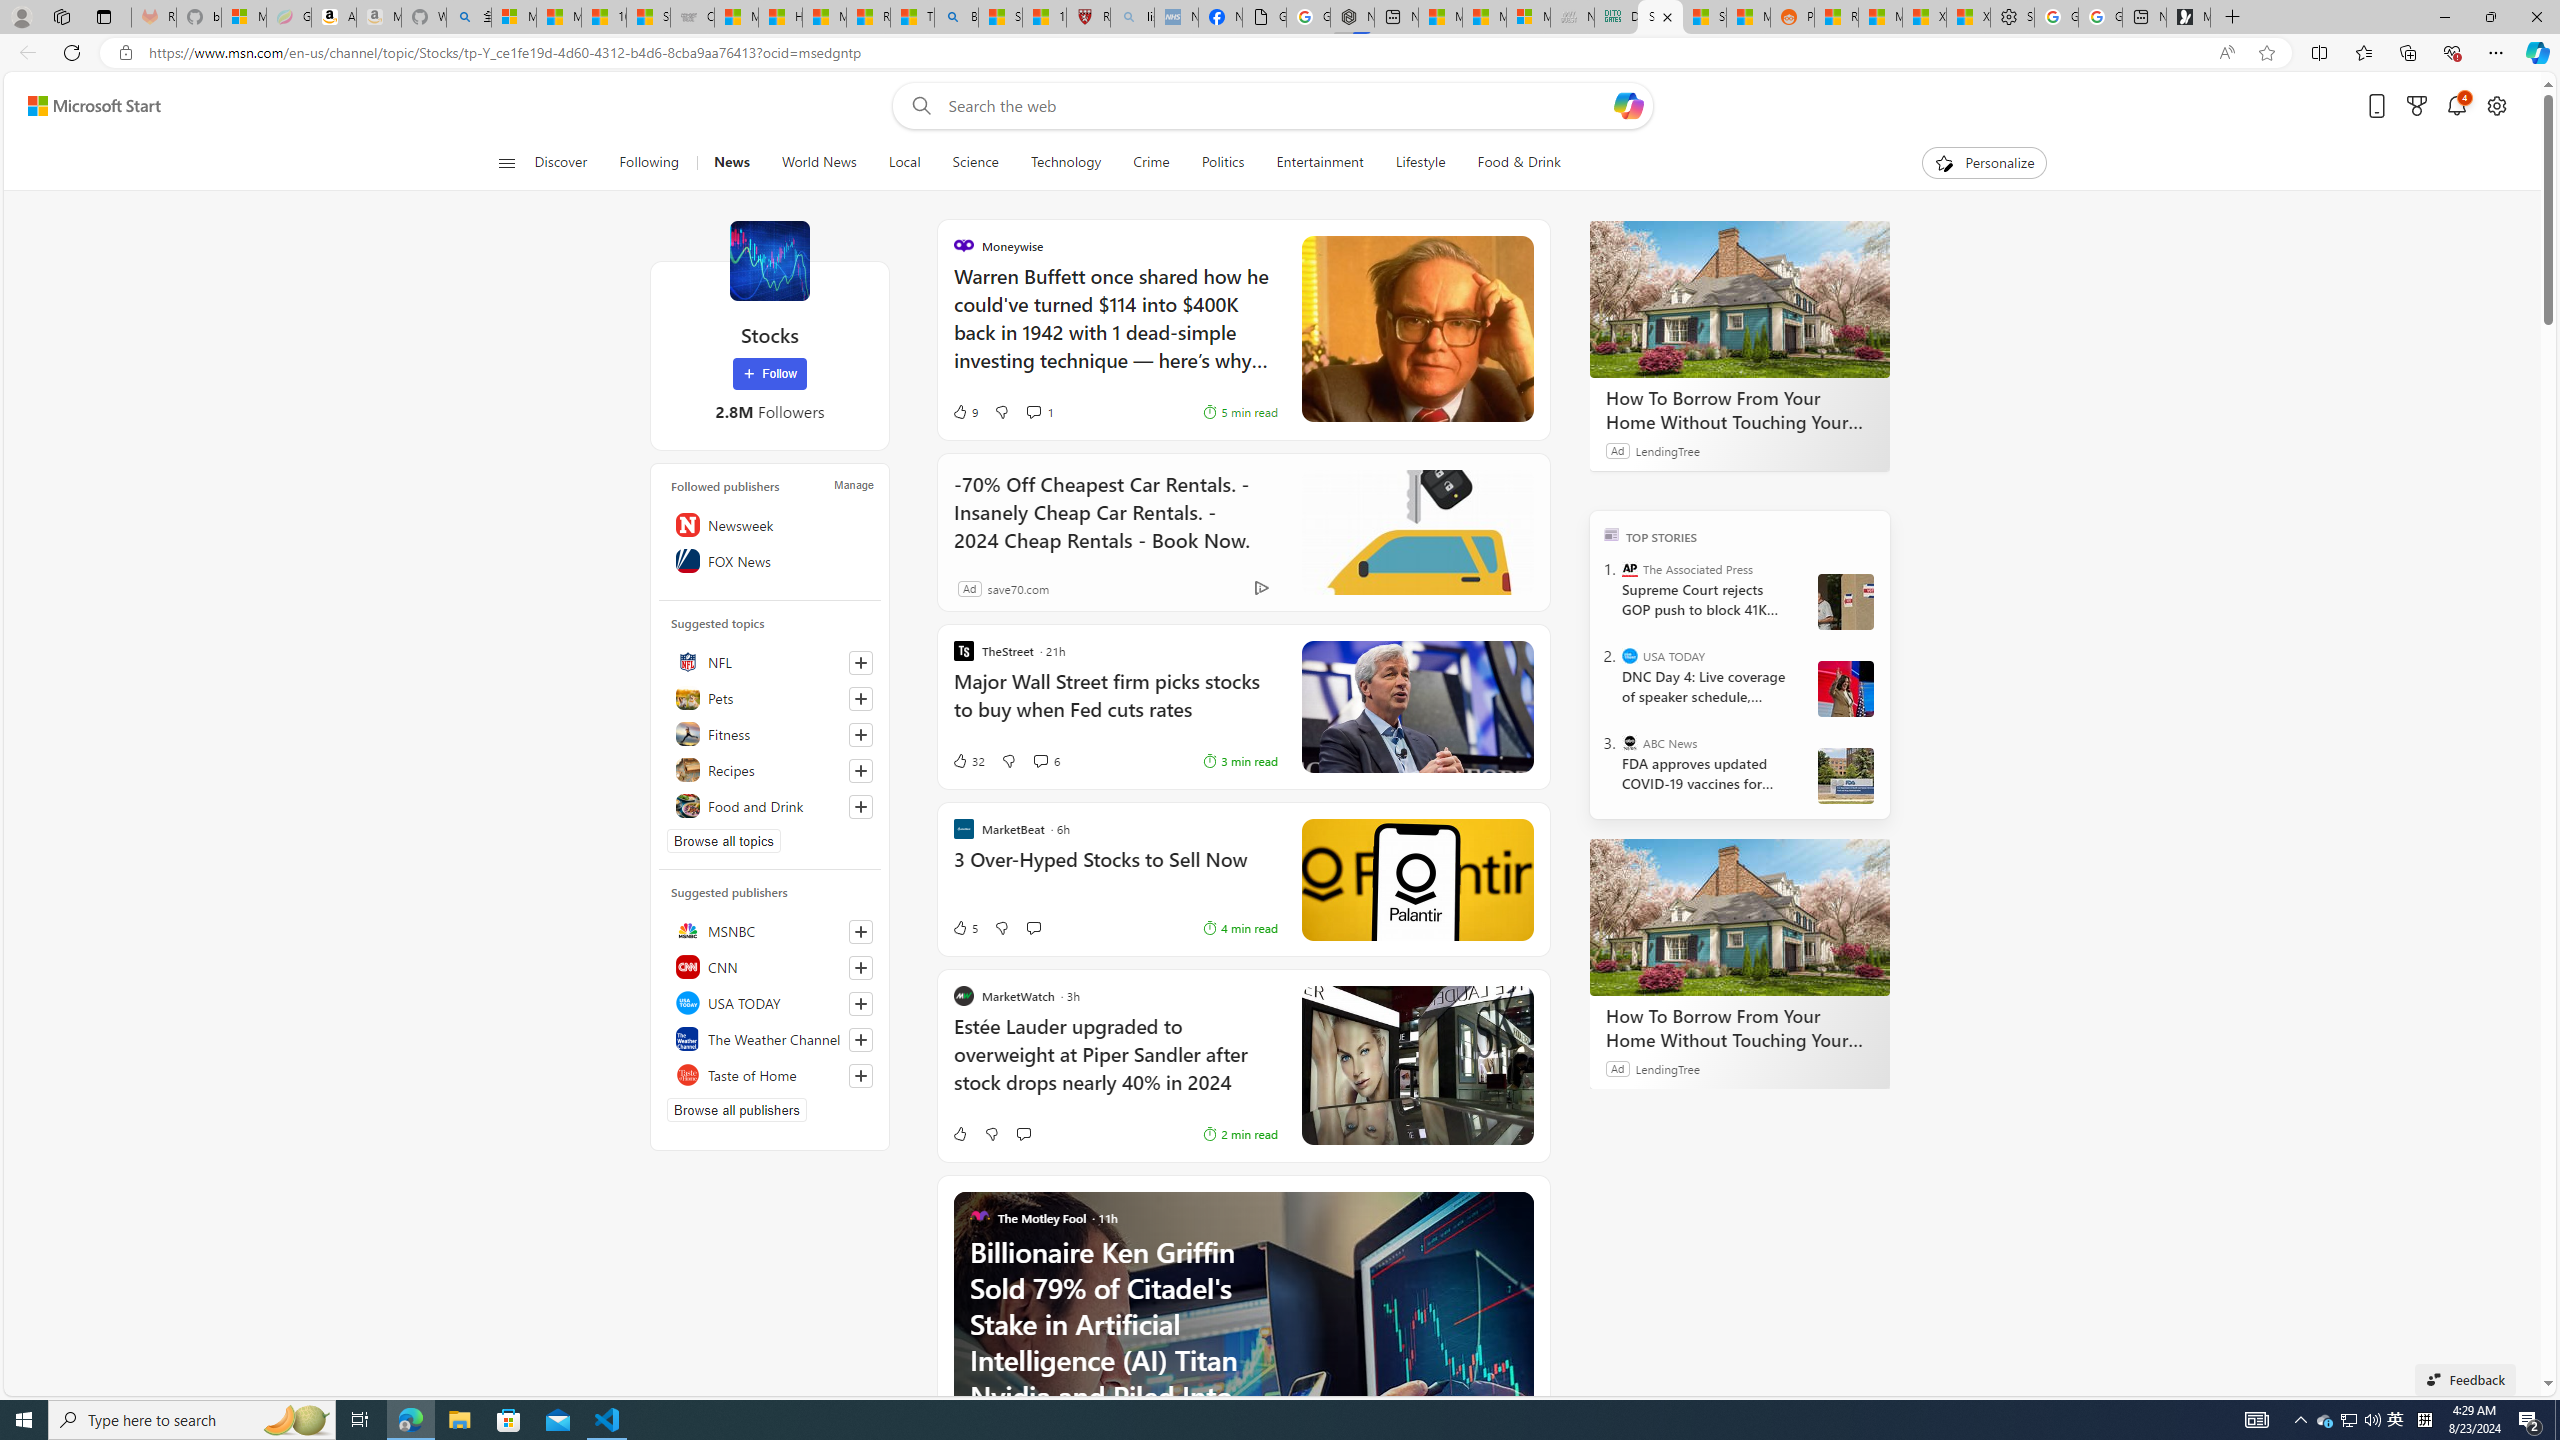 This screenshot has width=2560, height=1440. I want to click on 'Recipes', so click(770, 769).